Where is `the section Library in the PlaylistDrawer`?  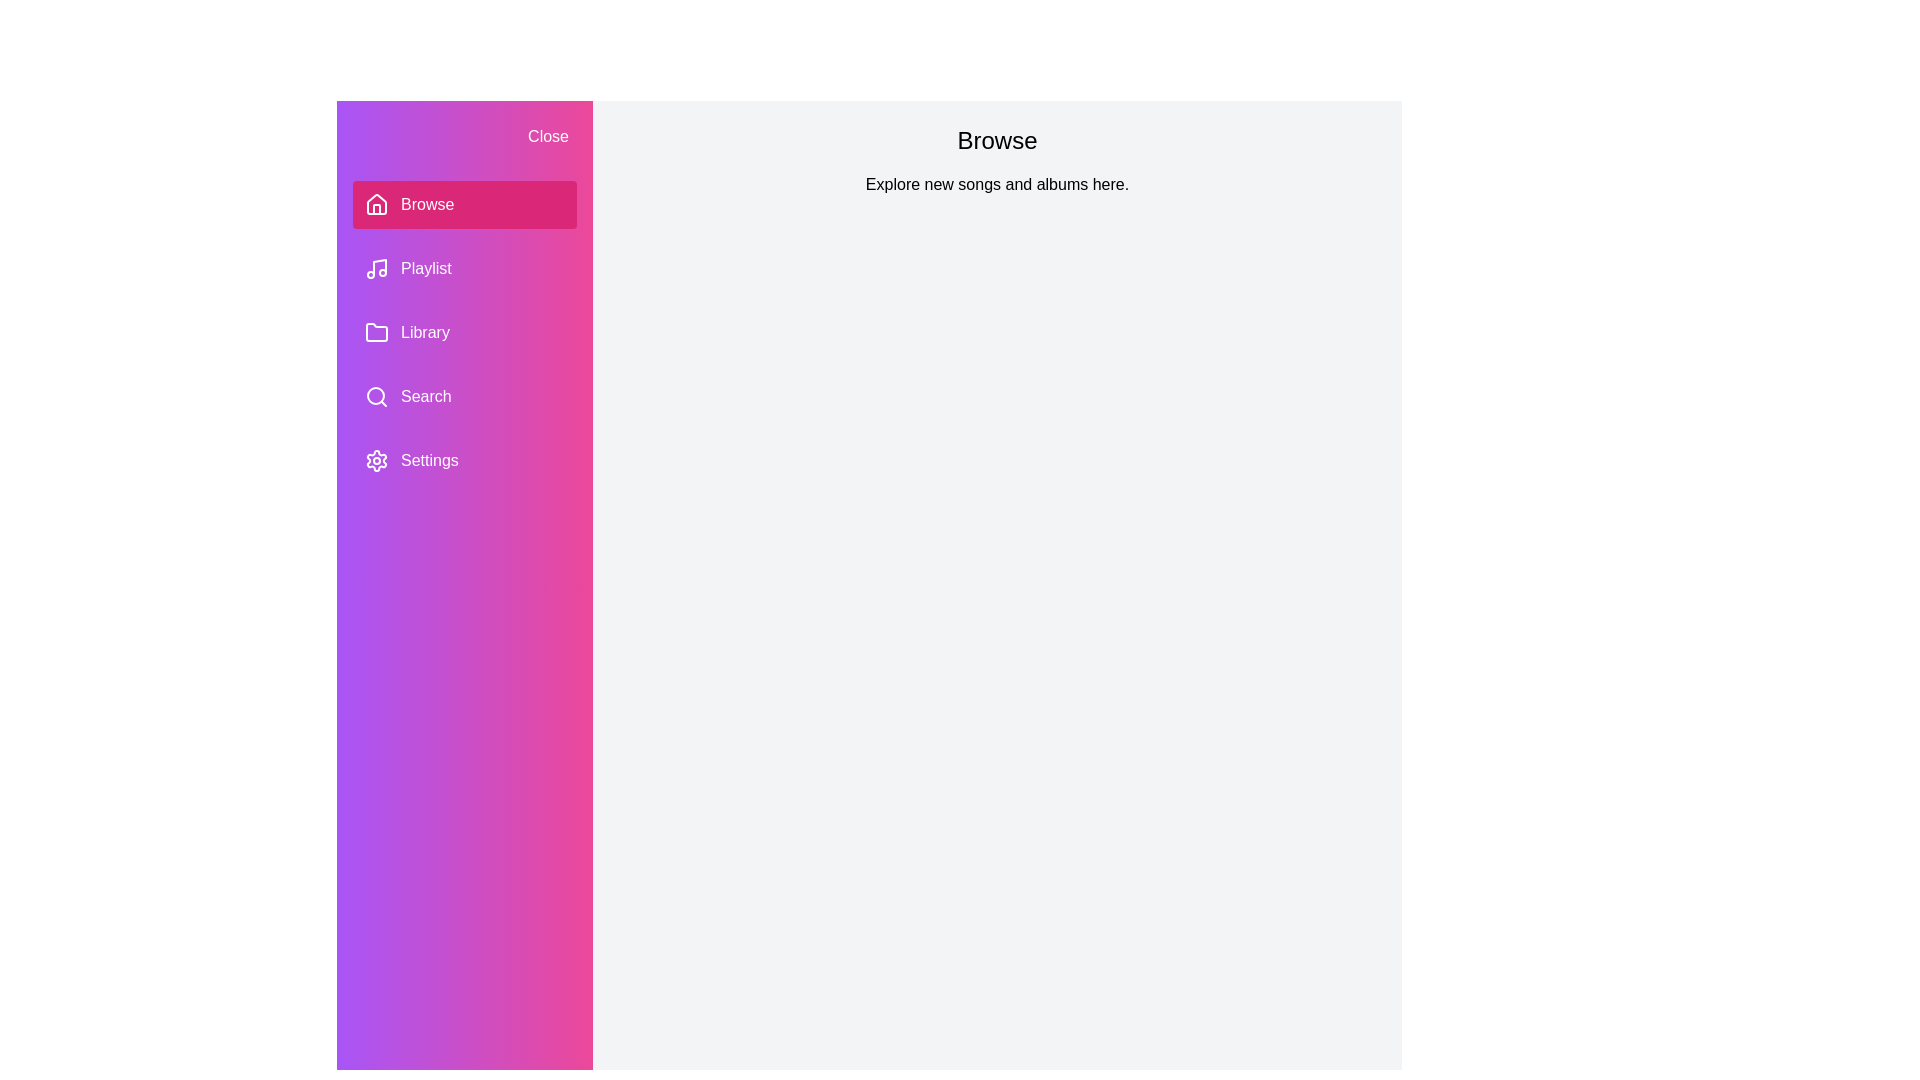
the section Library in the PlaylistDrawer is located at coordinates (464, 331).